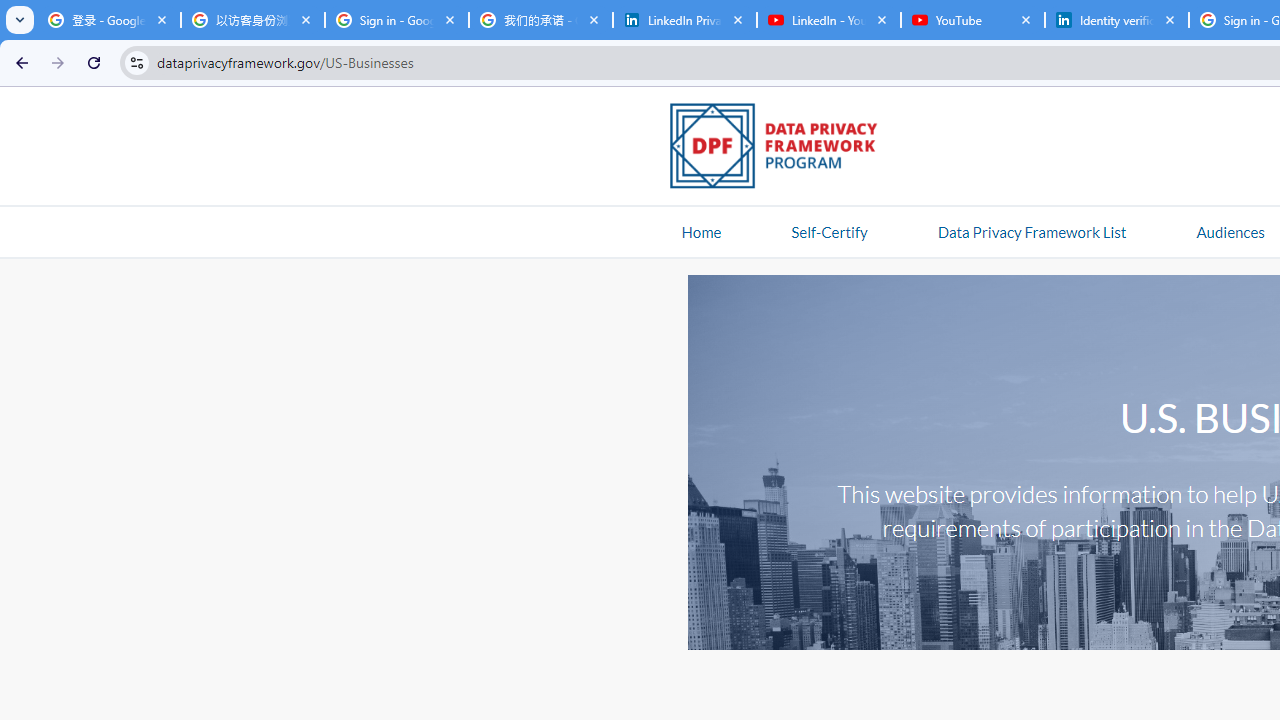 The width and height of the screenshot is (1280, 720). Describe the element at coordinates (684, 20) in the screenshot. I see `'LinkedIn Privacy Policy'` at that location.